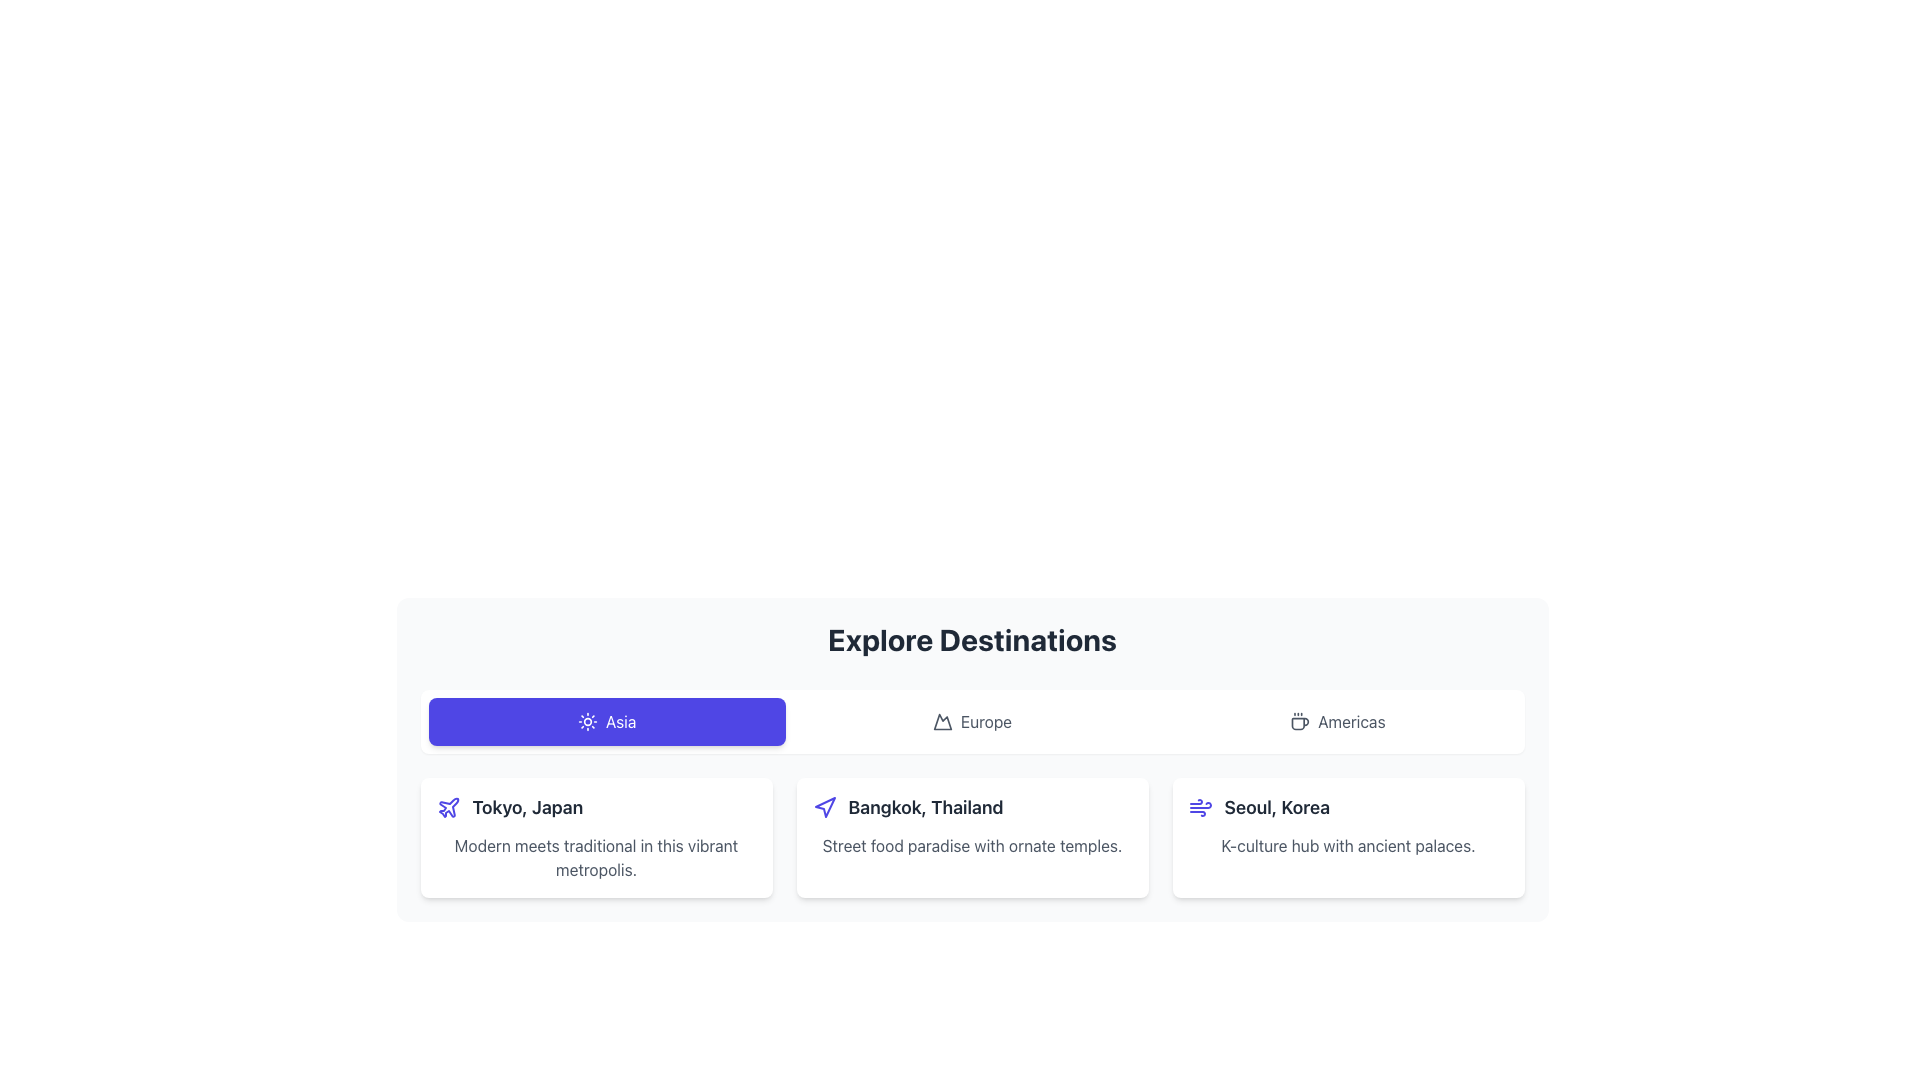  Describe the element at coordinates (825, 806) in the screenshot. I see `the navigation pointer icon styled in solid purple located within the 'Bangkok, Thailand' card, positioned to the left of the text` at that location.